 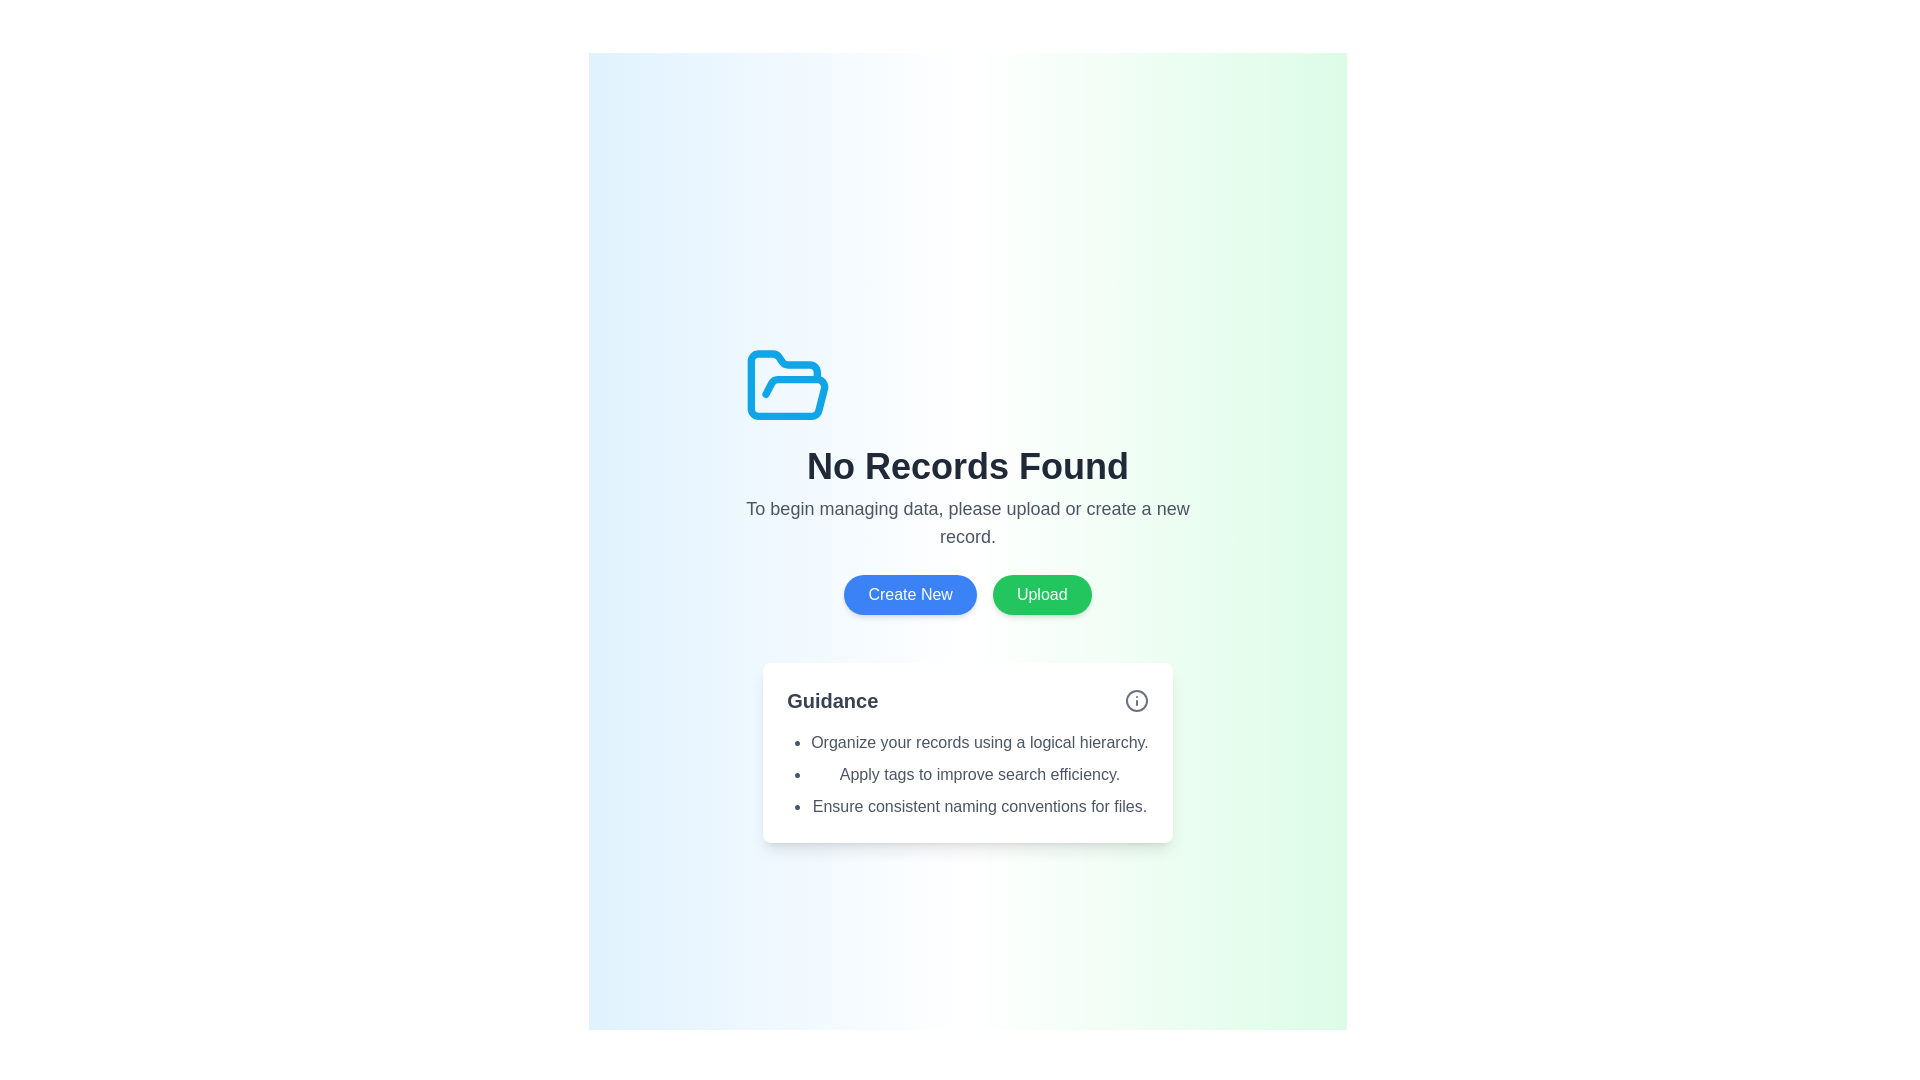 What do you see at coordinates (968, 466) in the screenshot?
I see `message displayed in the bold text label that says 'No Records Found', which is centered in the interface` at bounding box center [968, 466].